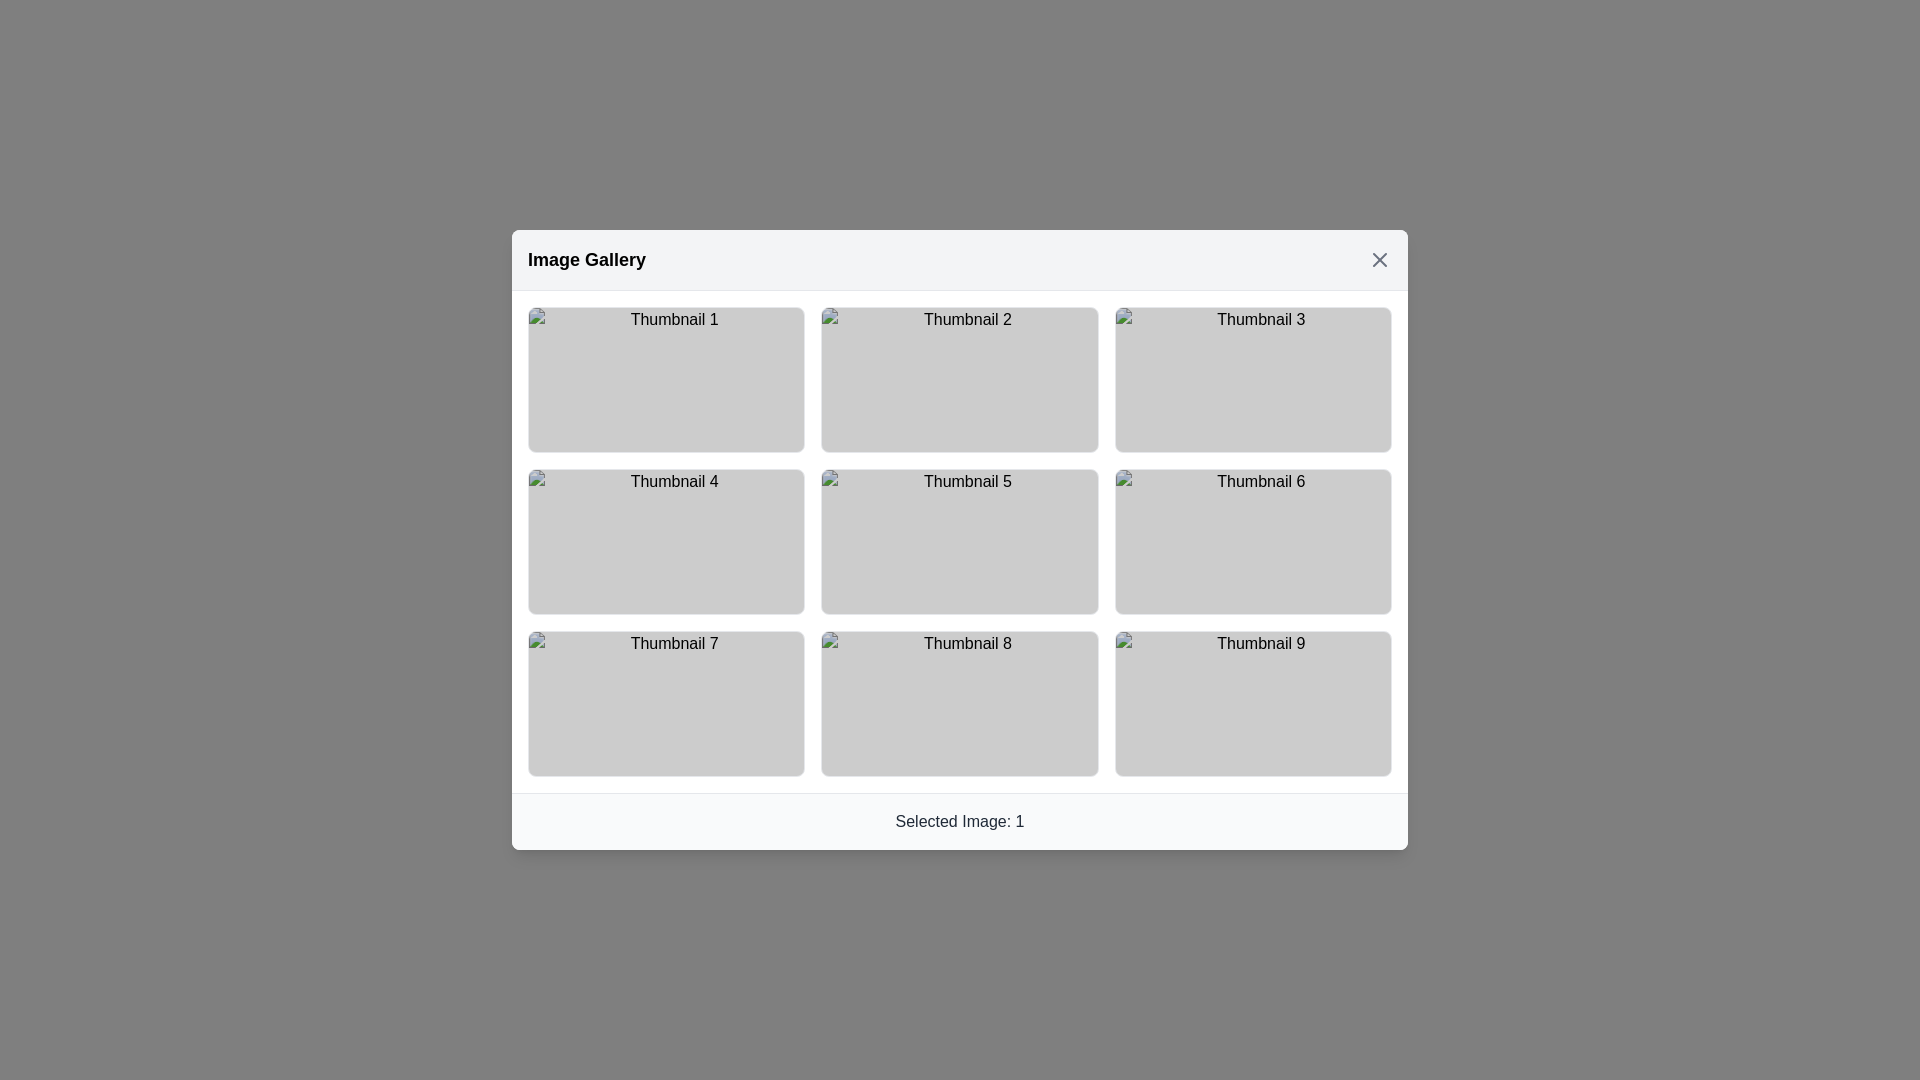 Image resolution: width=1920 pixels, height=1080 pixels. What do you see at coordinates (1252, 380) in the screenshot?
I see `the Overlay component of the third thumbnail in the grid layout to view its active state change` at bounding box center [1252, 380].